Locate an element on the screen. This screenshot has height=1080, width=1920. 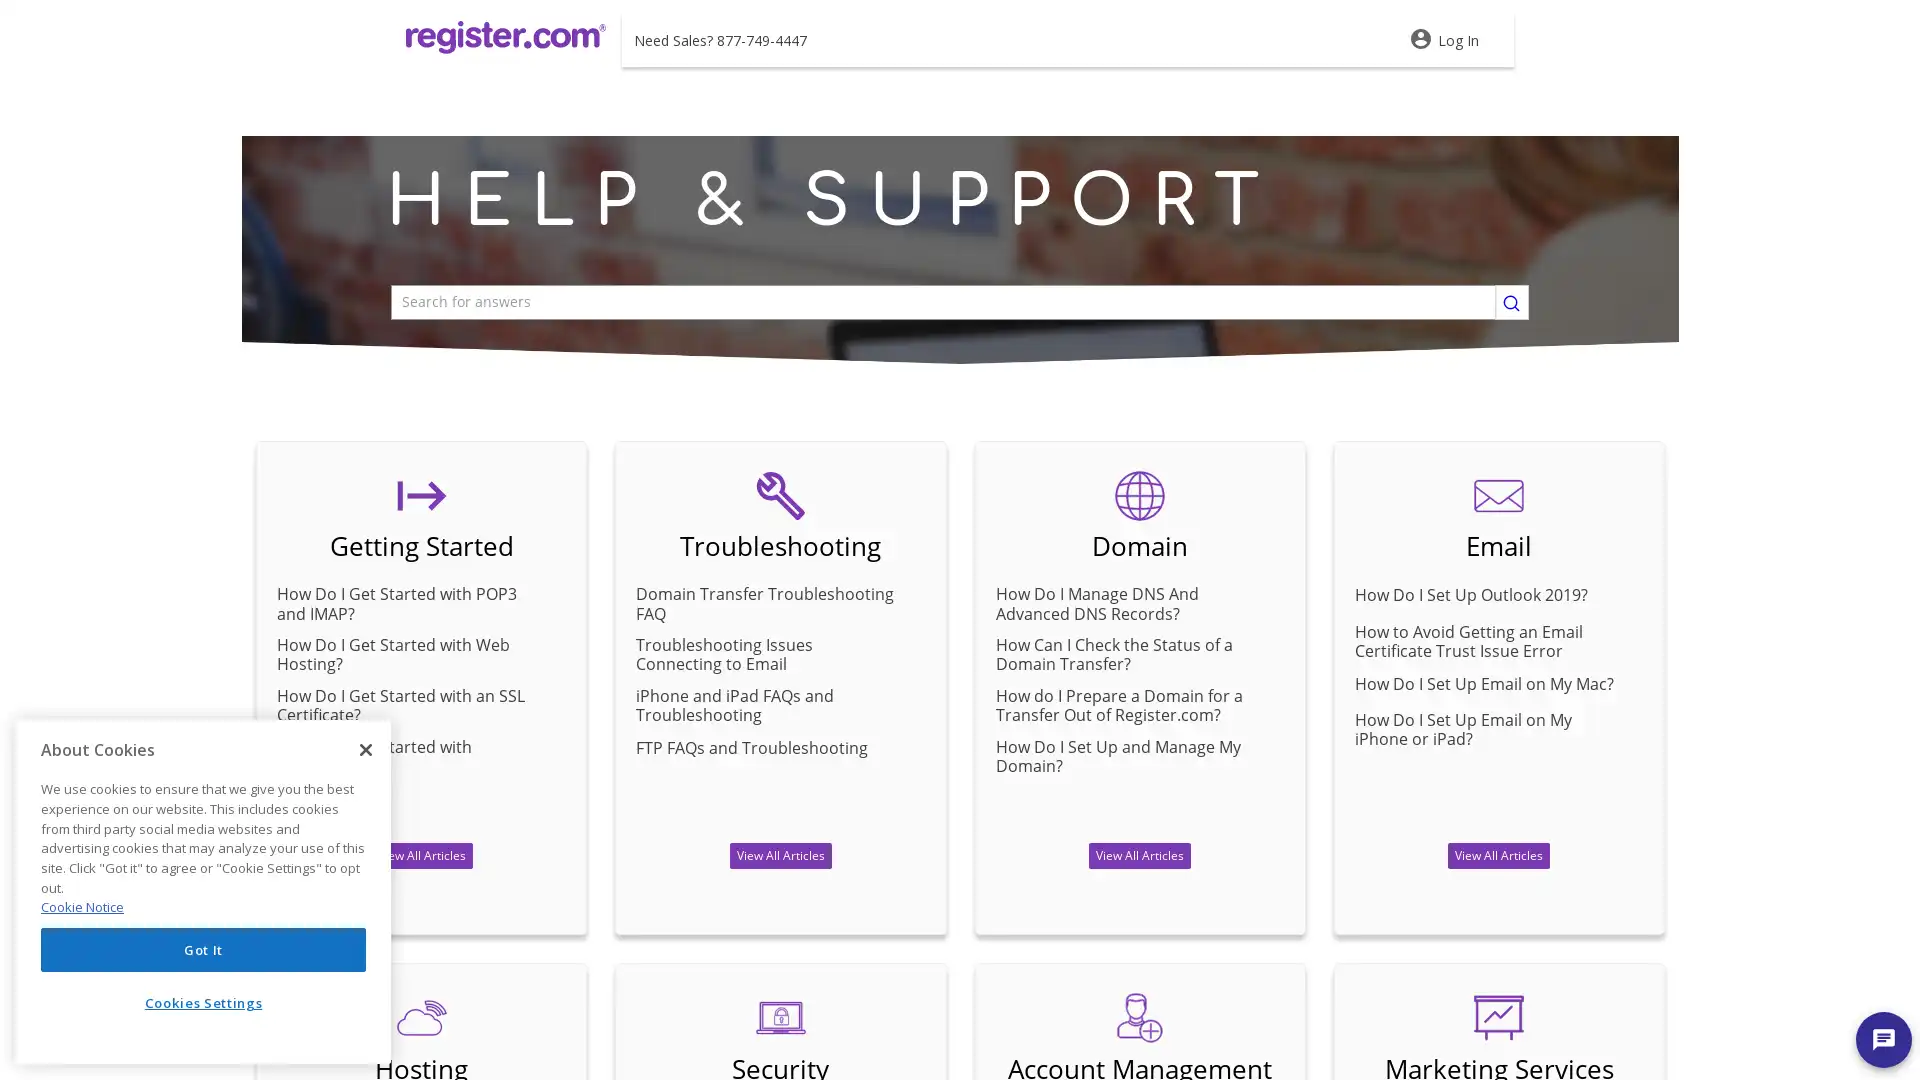
Close is located at coordinates (365, 749).